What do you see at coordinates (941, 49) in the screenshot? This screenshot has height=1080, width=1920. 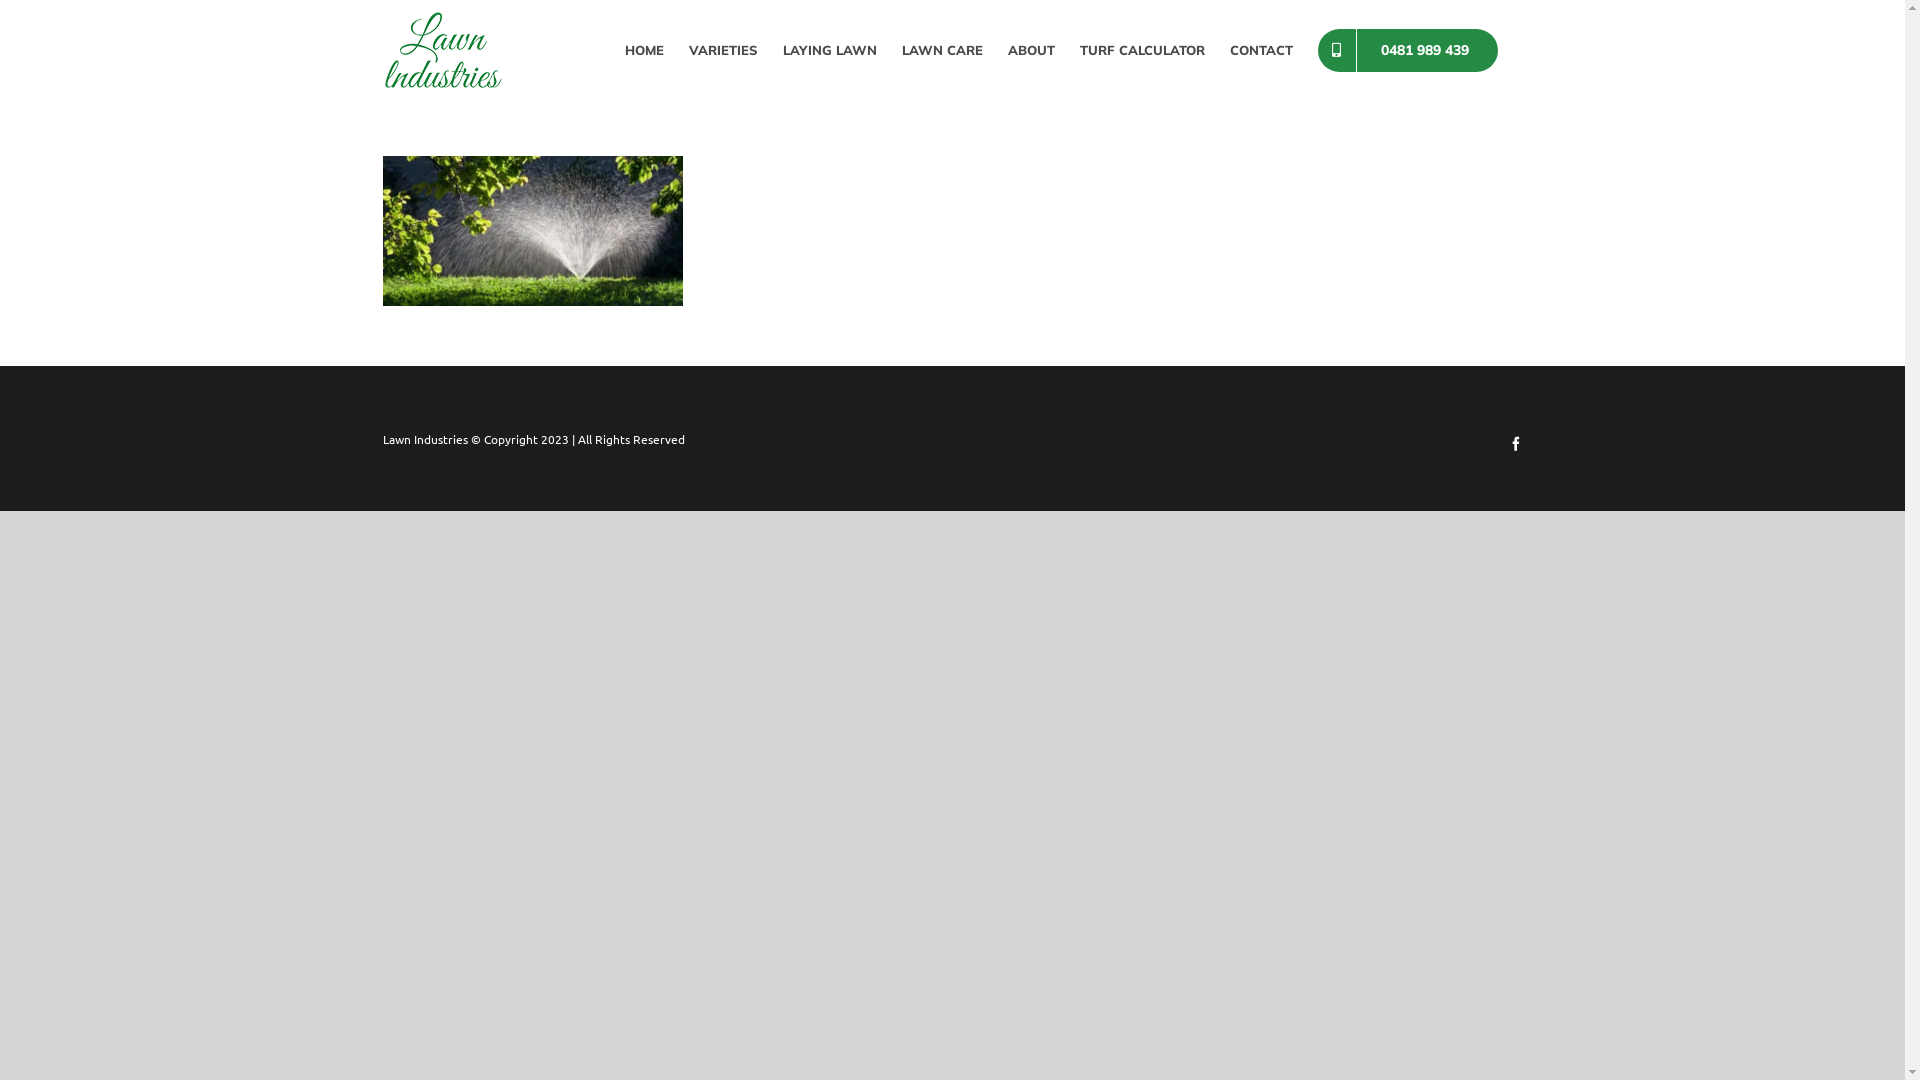 I see `'LAWN CARE'` at bounding box center [941, 49].